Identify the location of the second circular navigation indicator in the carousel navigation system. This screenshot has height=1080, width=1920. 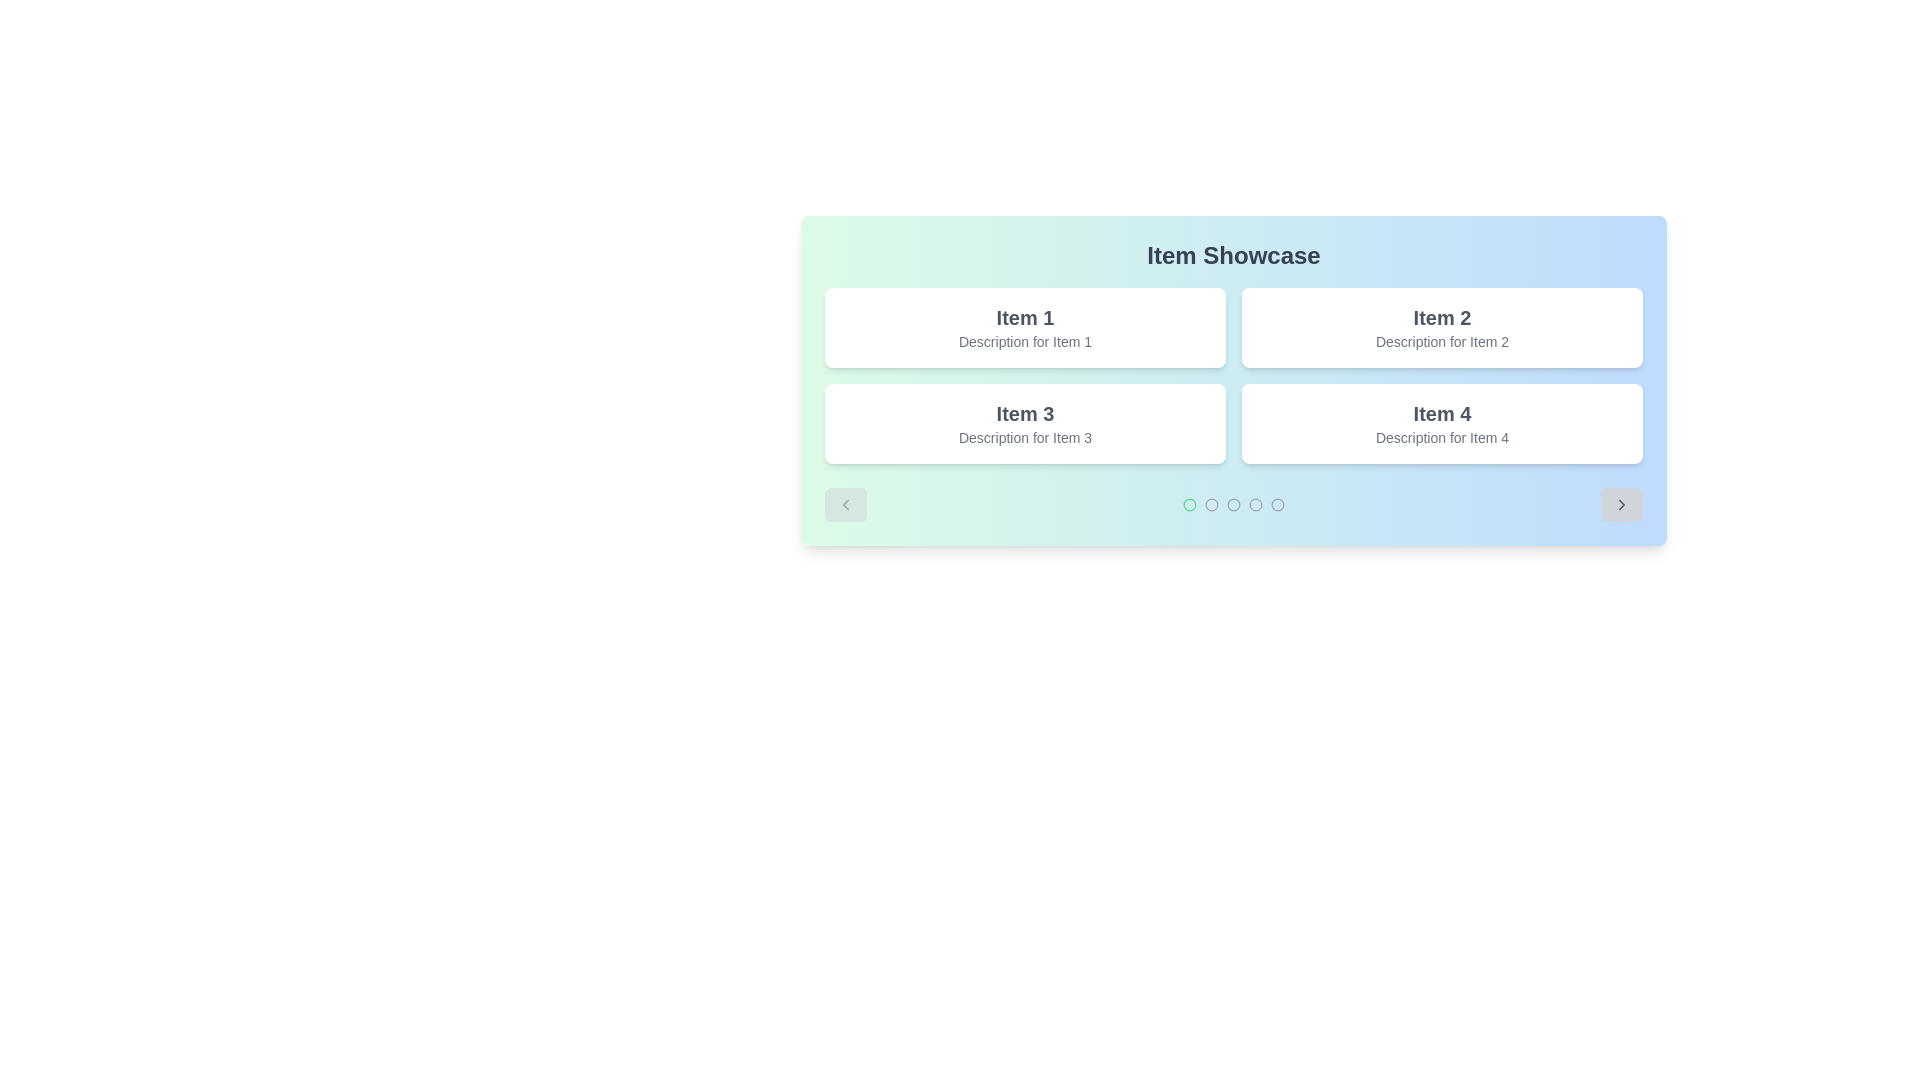
(1210, 504).